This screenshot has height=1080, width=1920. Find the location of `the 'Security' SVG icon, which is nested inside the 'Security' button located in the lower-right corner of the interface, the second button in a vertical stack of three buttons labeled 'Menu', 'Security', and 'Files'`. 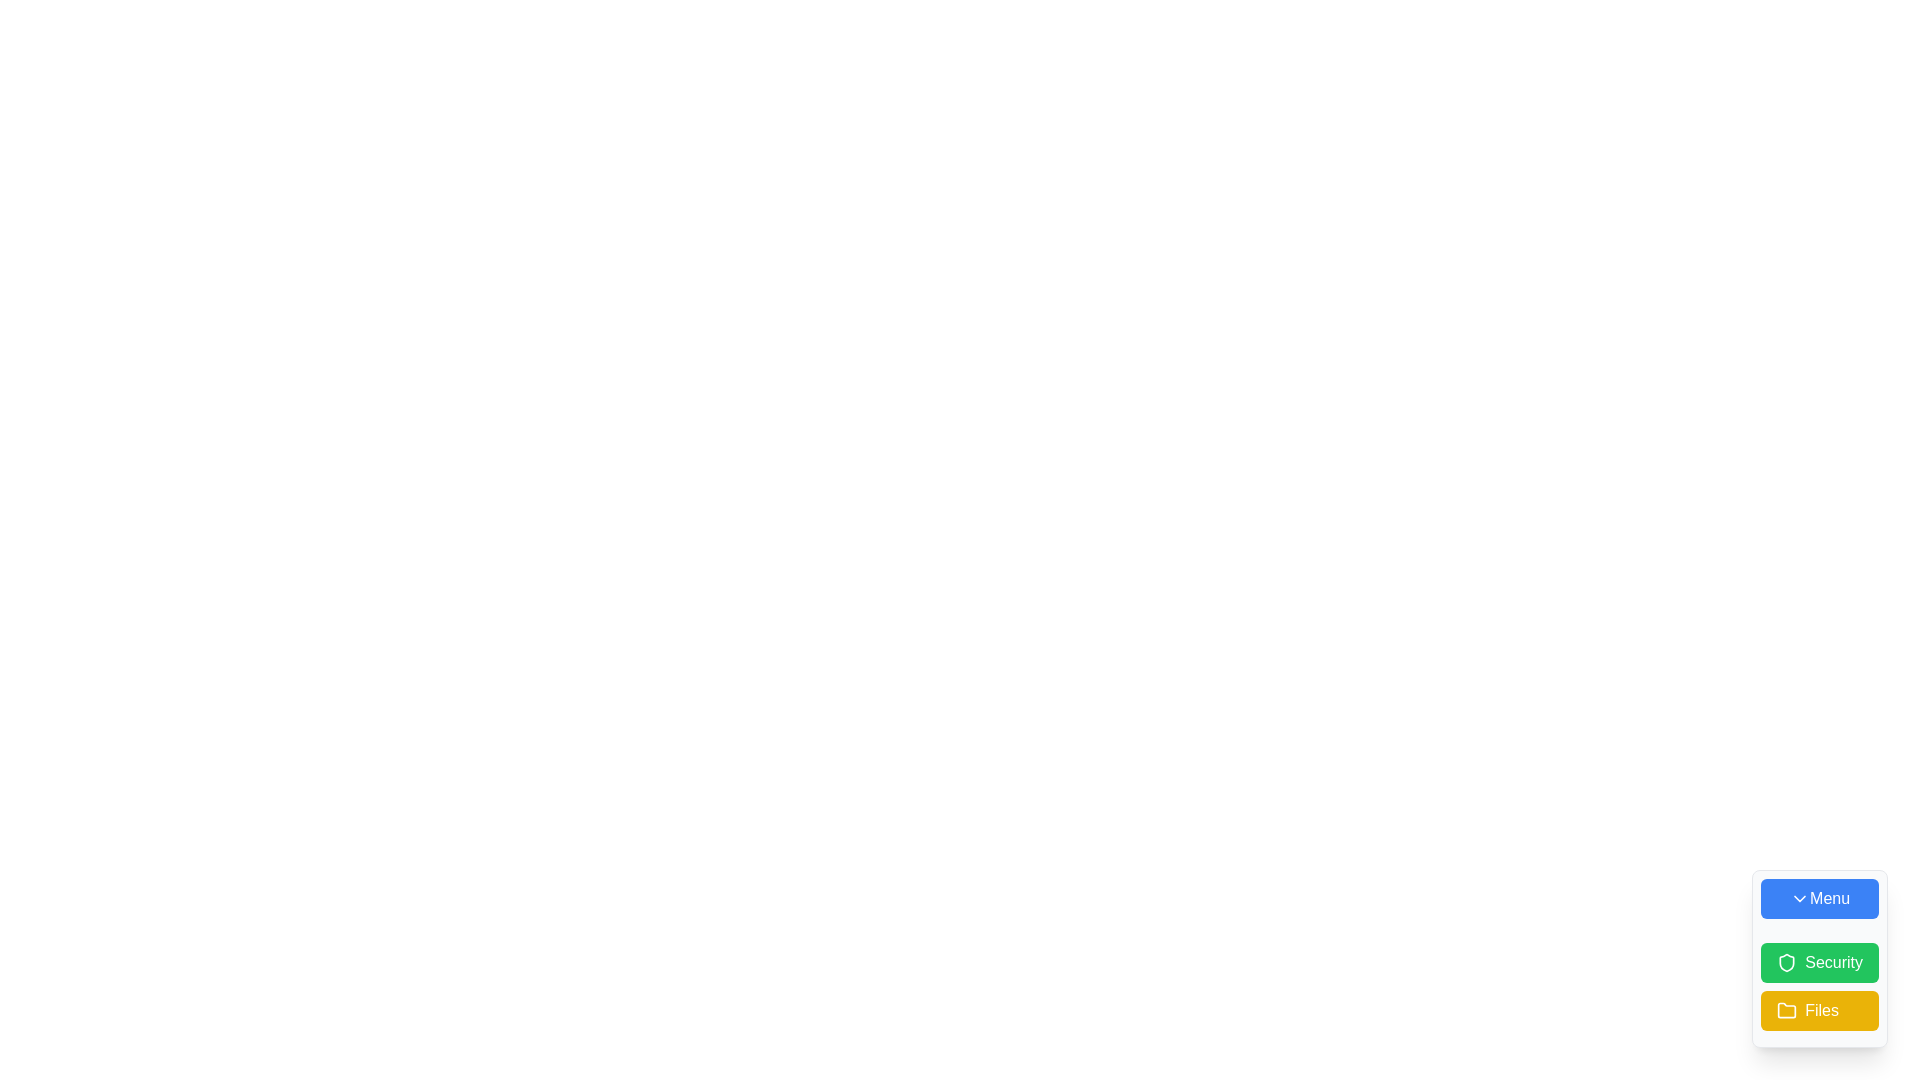

the 'Security' SVG icon, which is nested inside the 'Security' button located in the lower-right corner of the interface, the second button in a vertical stack of three buttons labeled 'Menu', 'Security', and 'Files' is located at coordinates (1787, 962).